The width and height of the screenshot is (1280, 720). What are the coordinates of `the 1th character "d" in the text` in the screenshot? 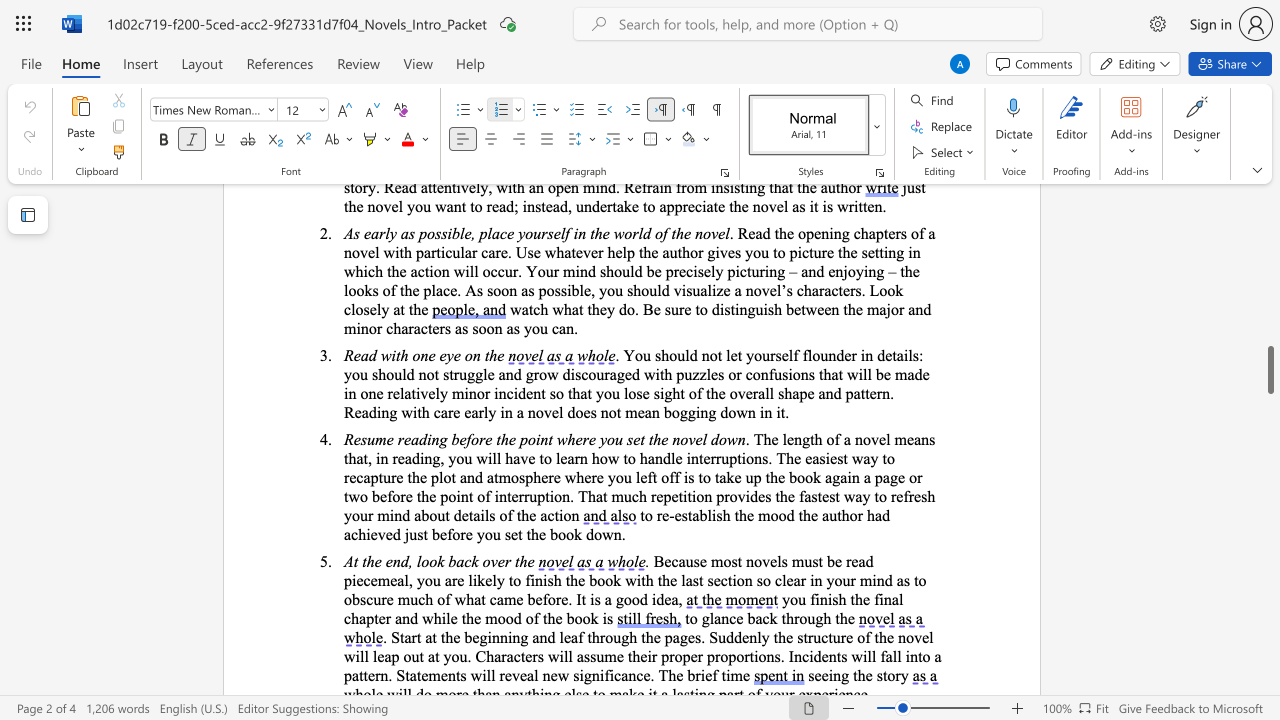 It's located at (869, 561).